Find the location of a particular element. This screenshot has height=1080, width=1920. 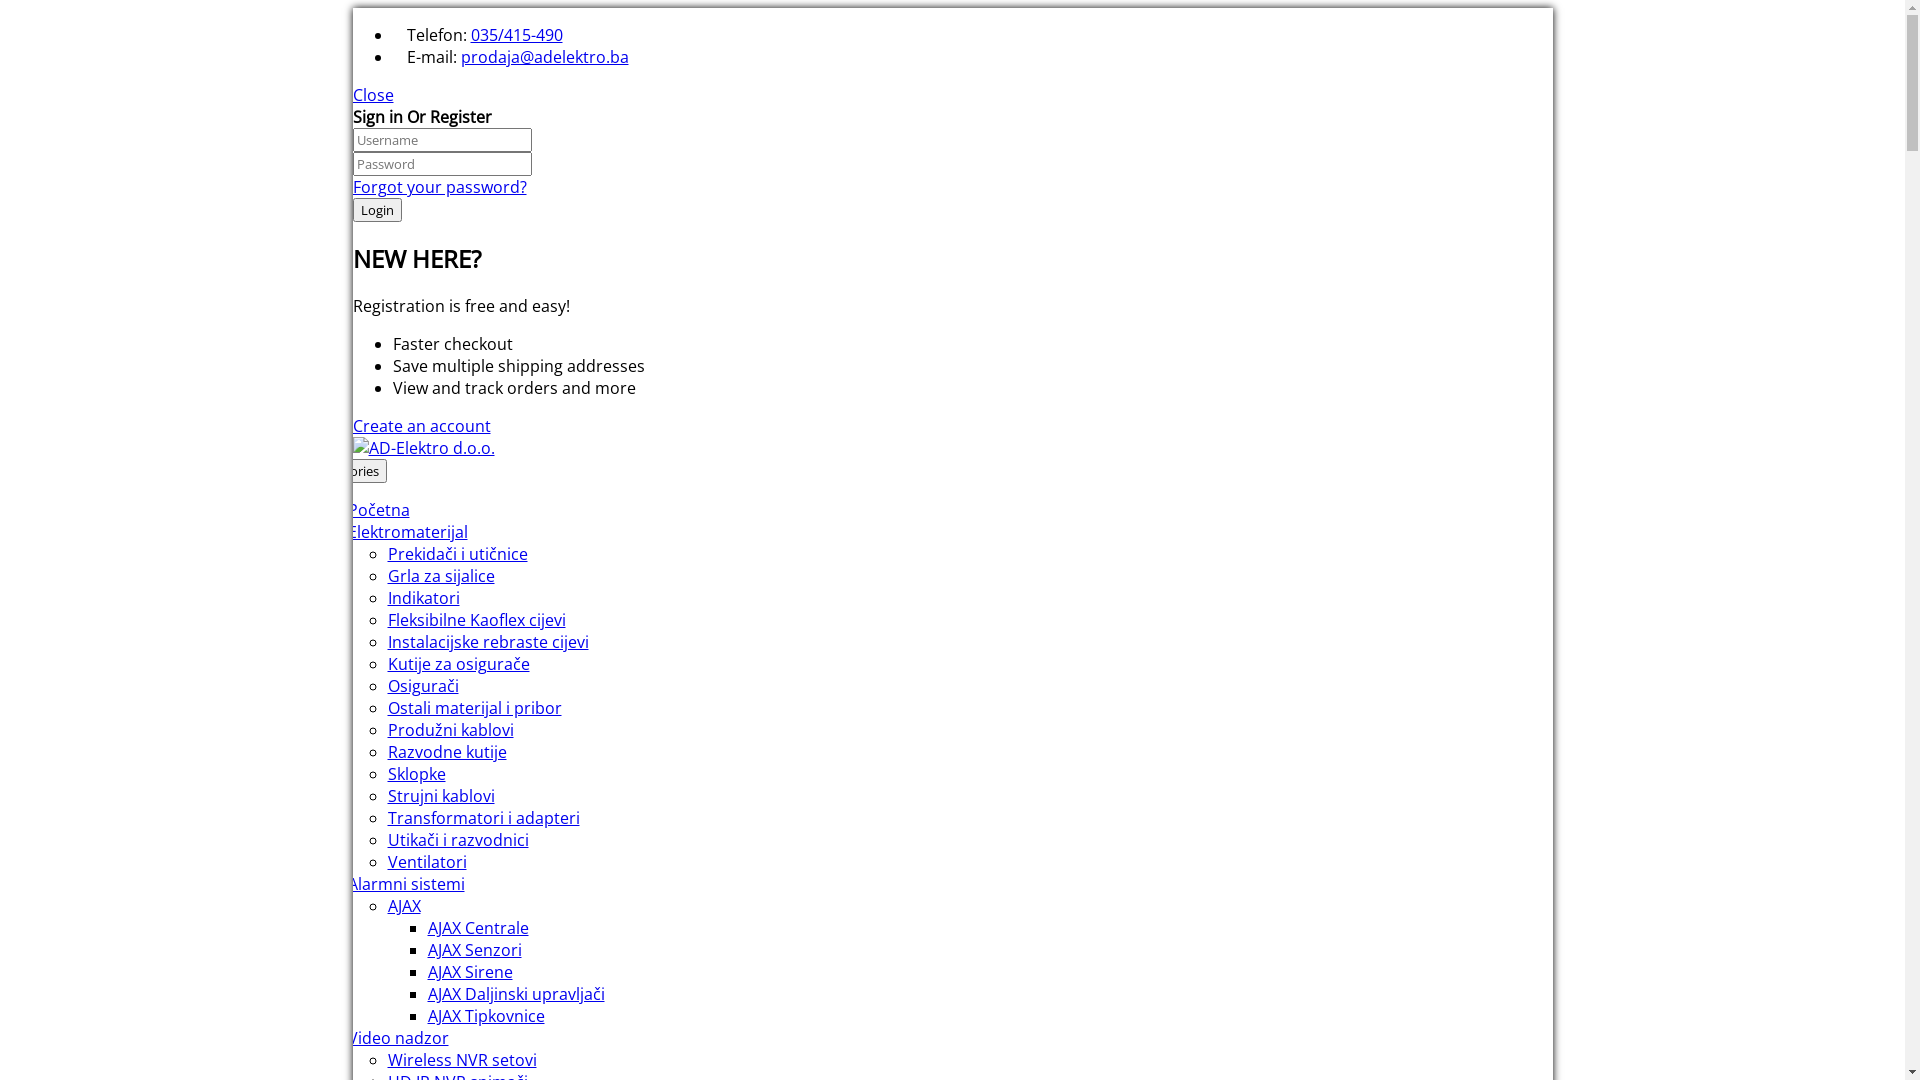

'Instalacijske rebraste cijevi' is located at coordinates (388, 641).